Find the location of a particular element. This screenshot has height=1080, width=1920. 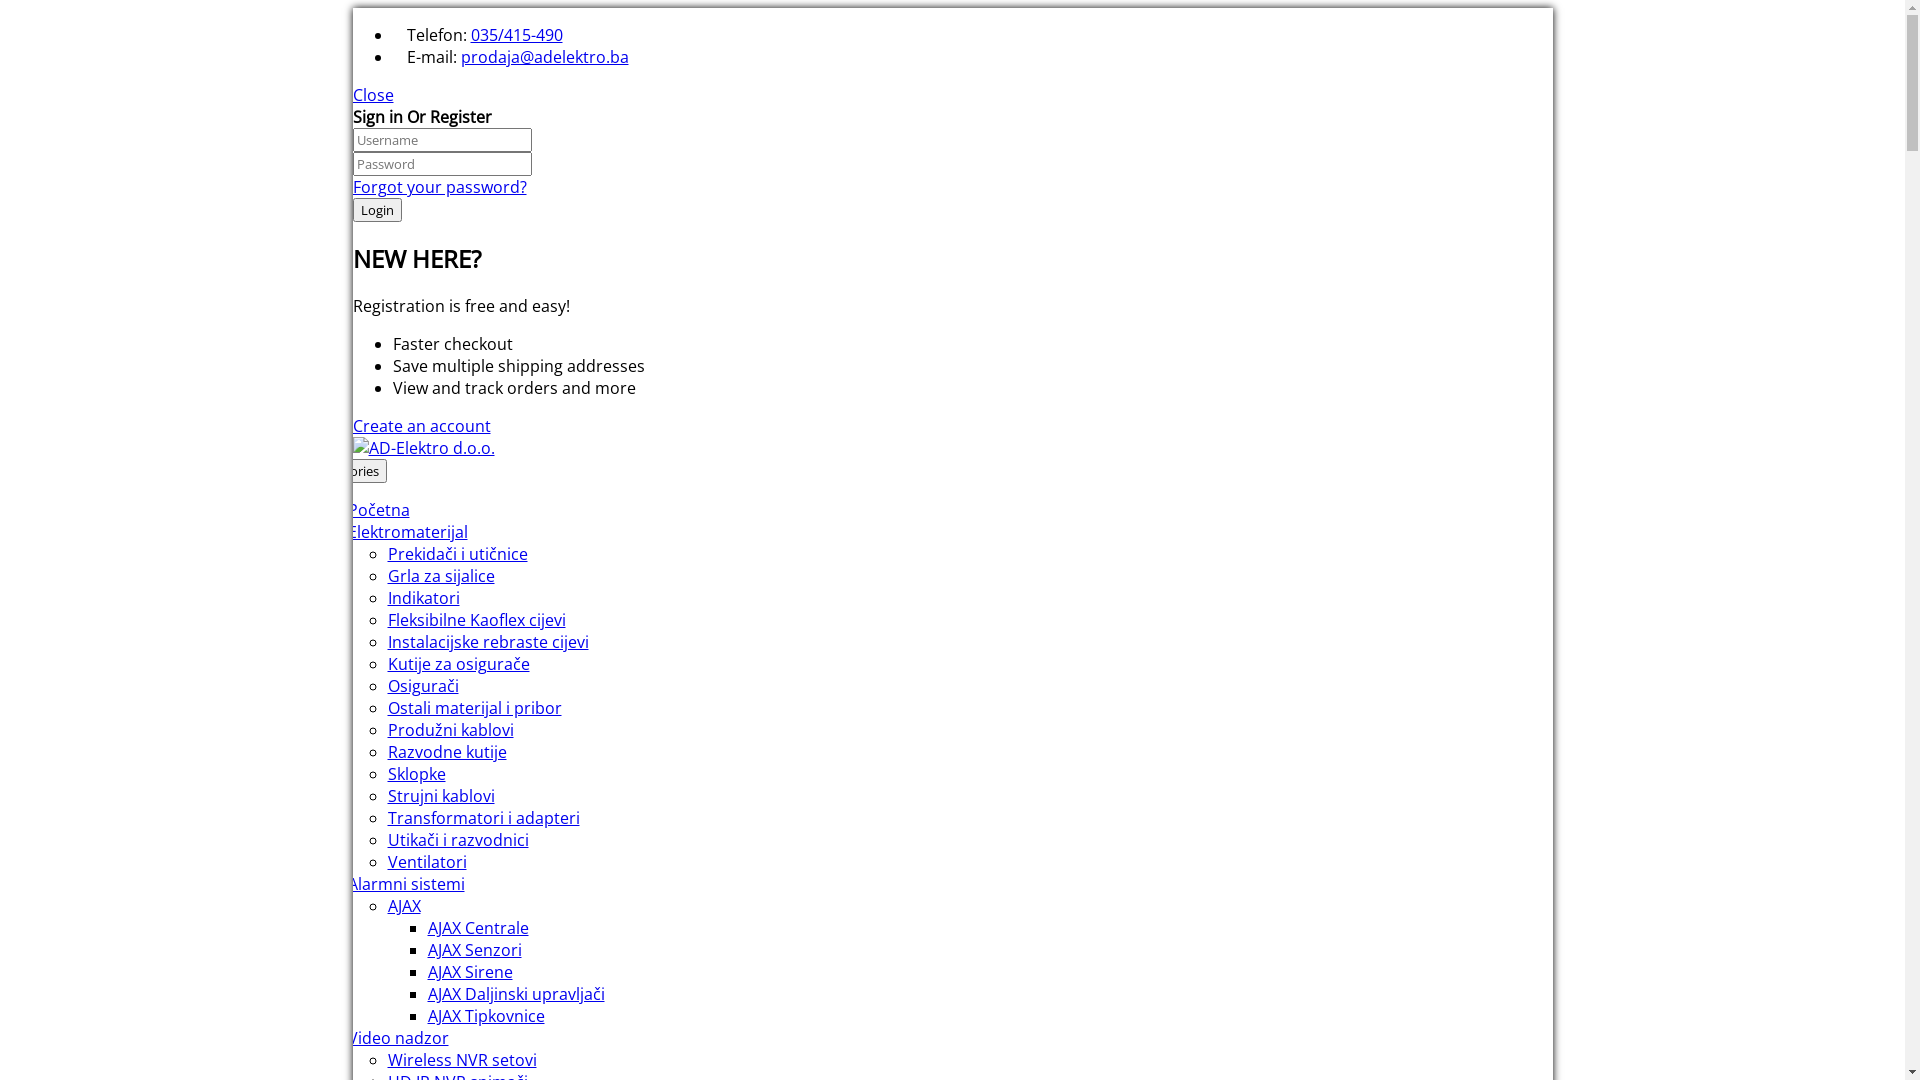

'Instalacijske rebraste cijevi' is located at coordinates (388, 641).